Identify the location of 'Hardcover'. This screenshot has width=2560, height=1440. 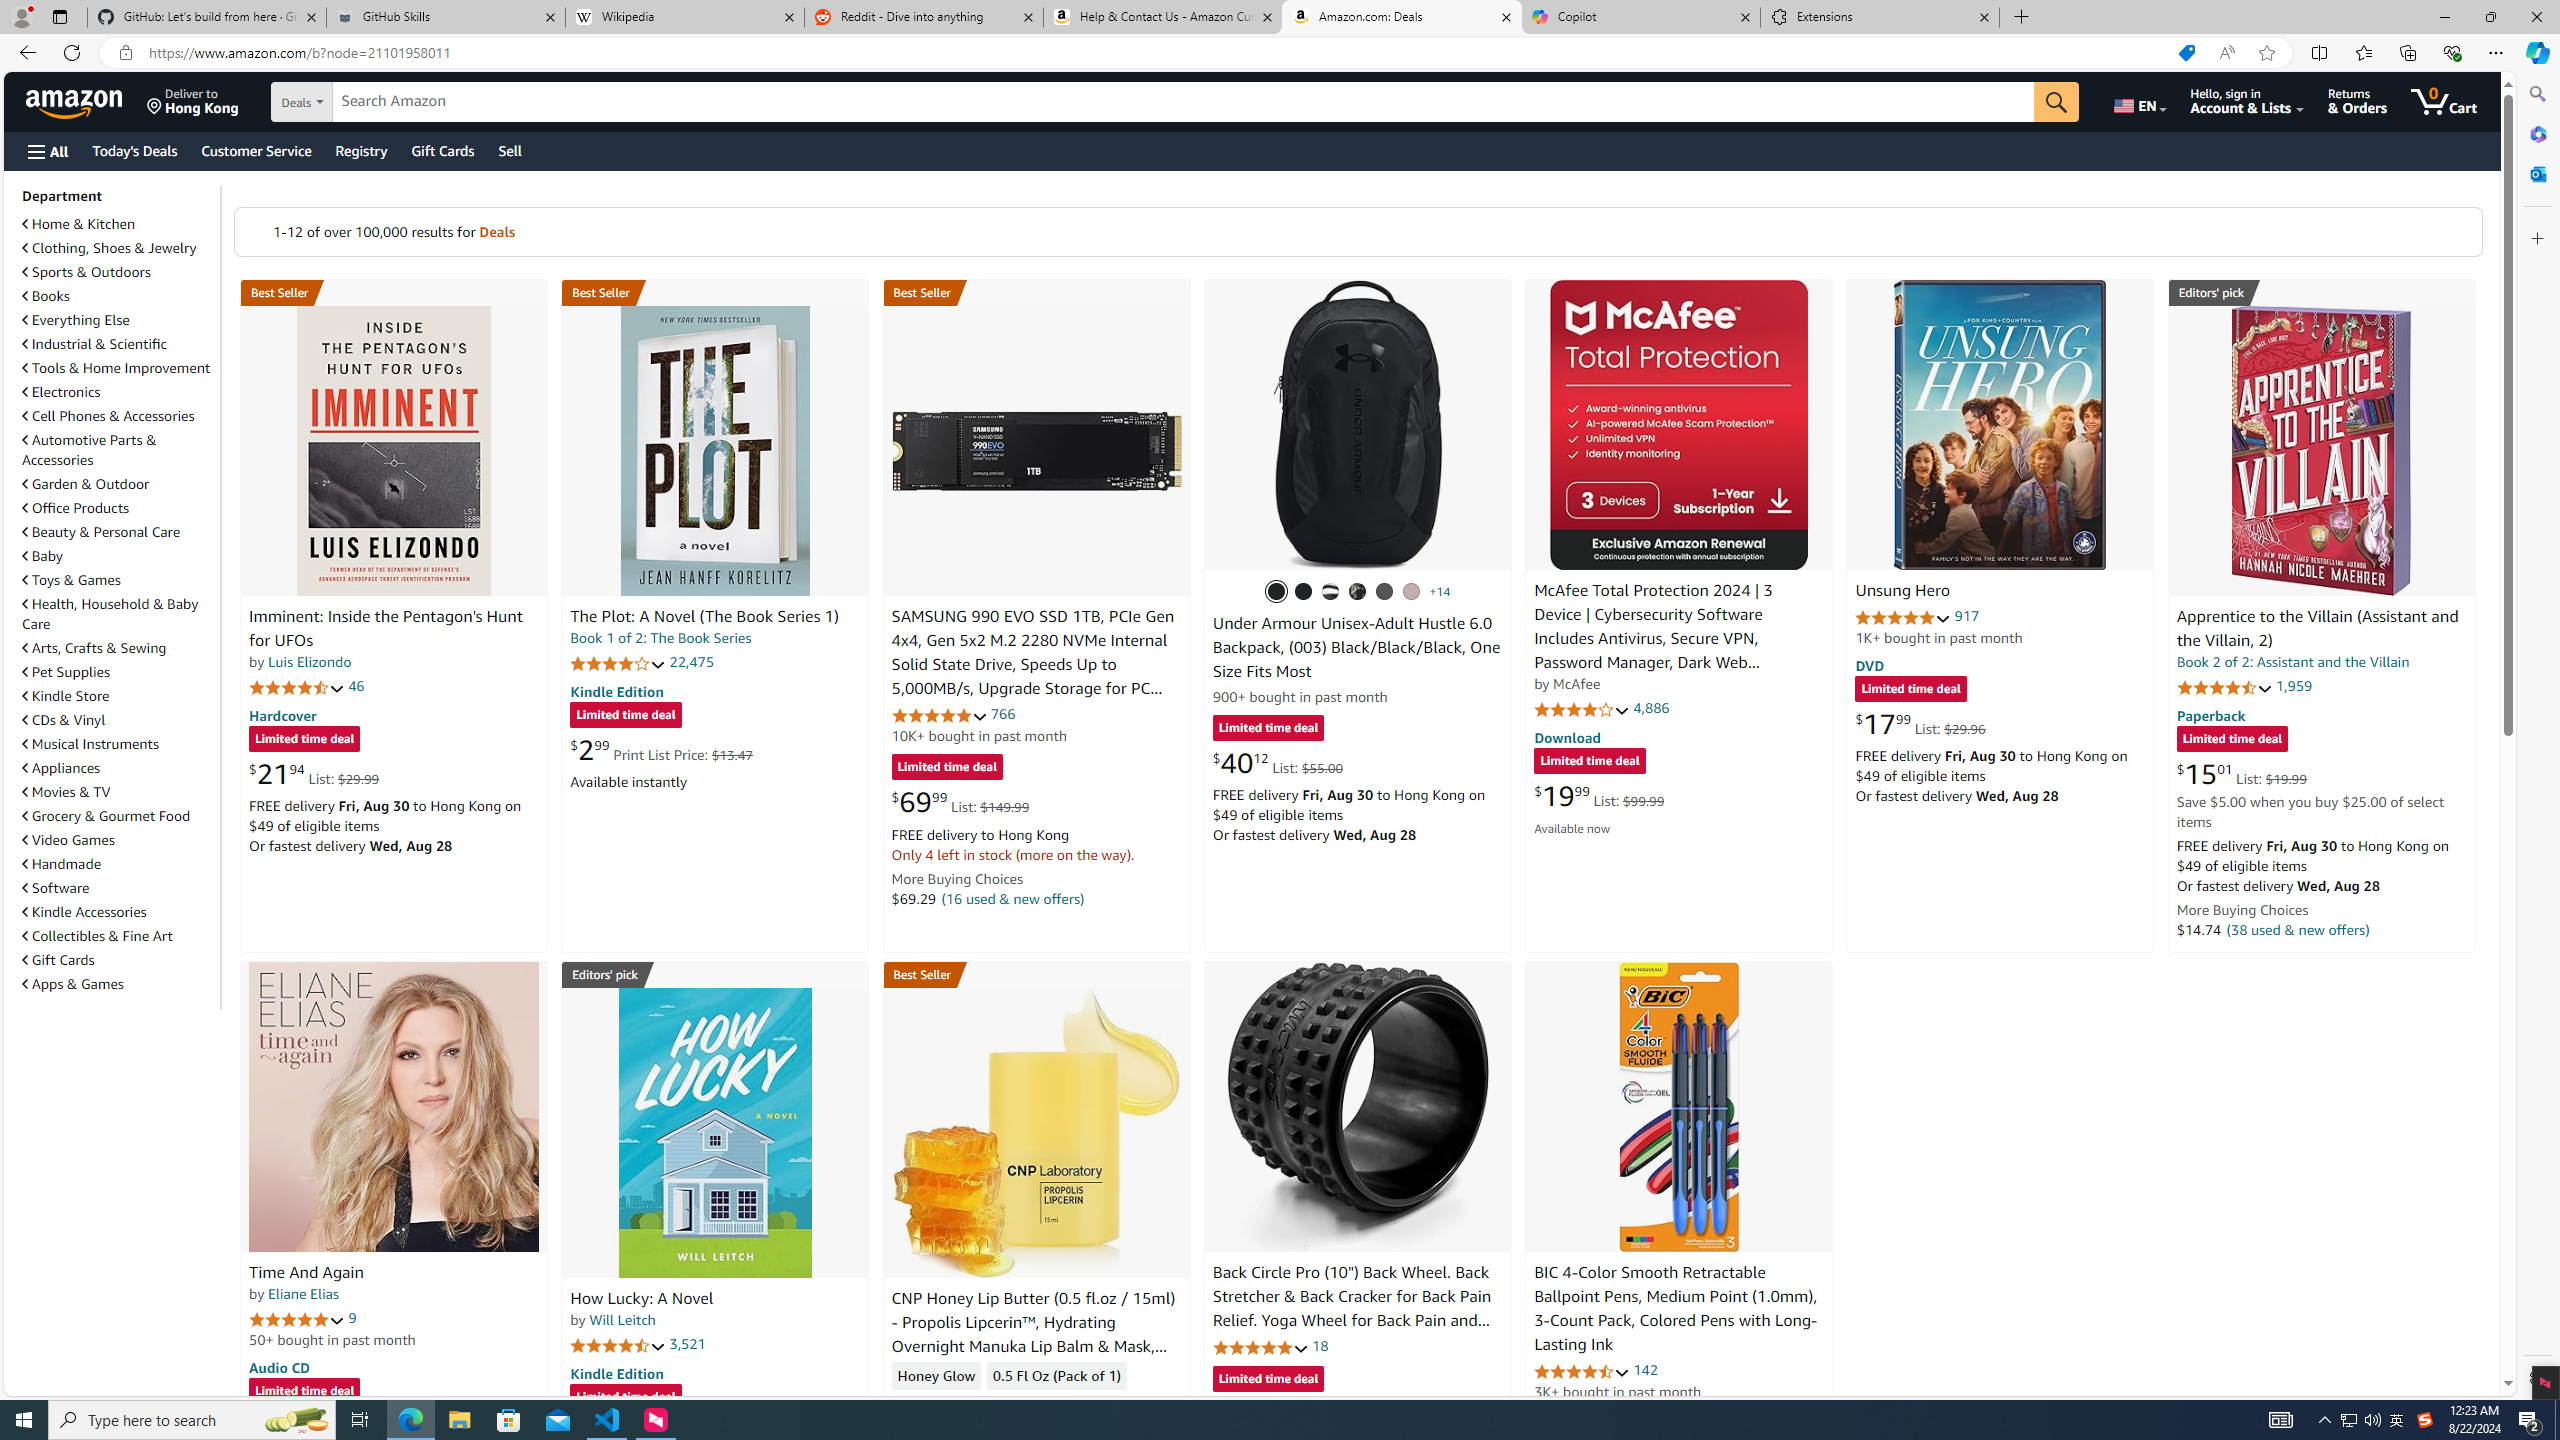
(281, 713).